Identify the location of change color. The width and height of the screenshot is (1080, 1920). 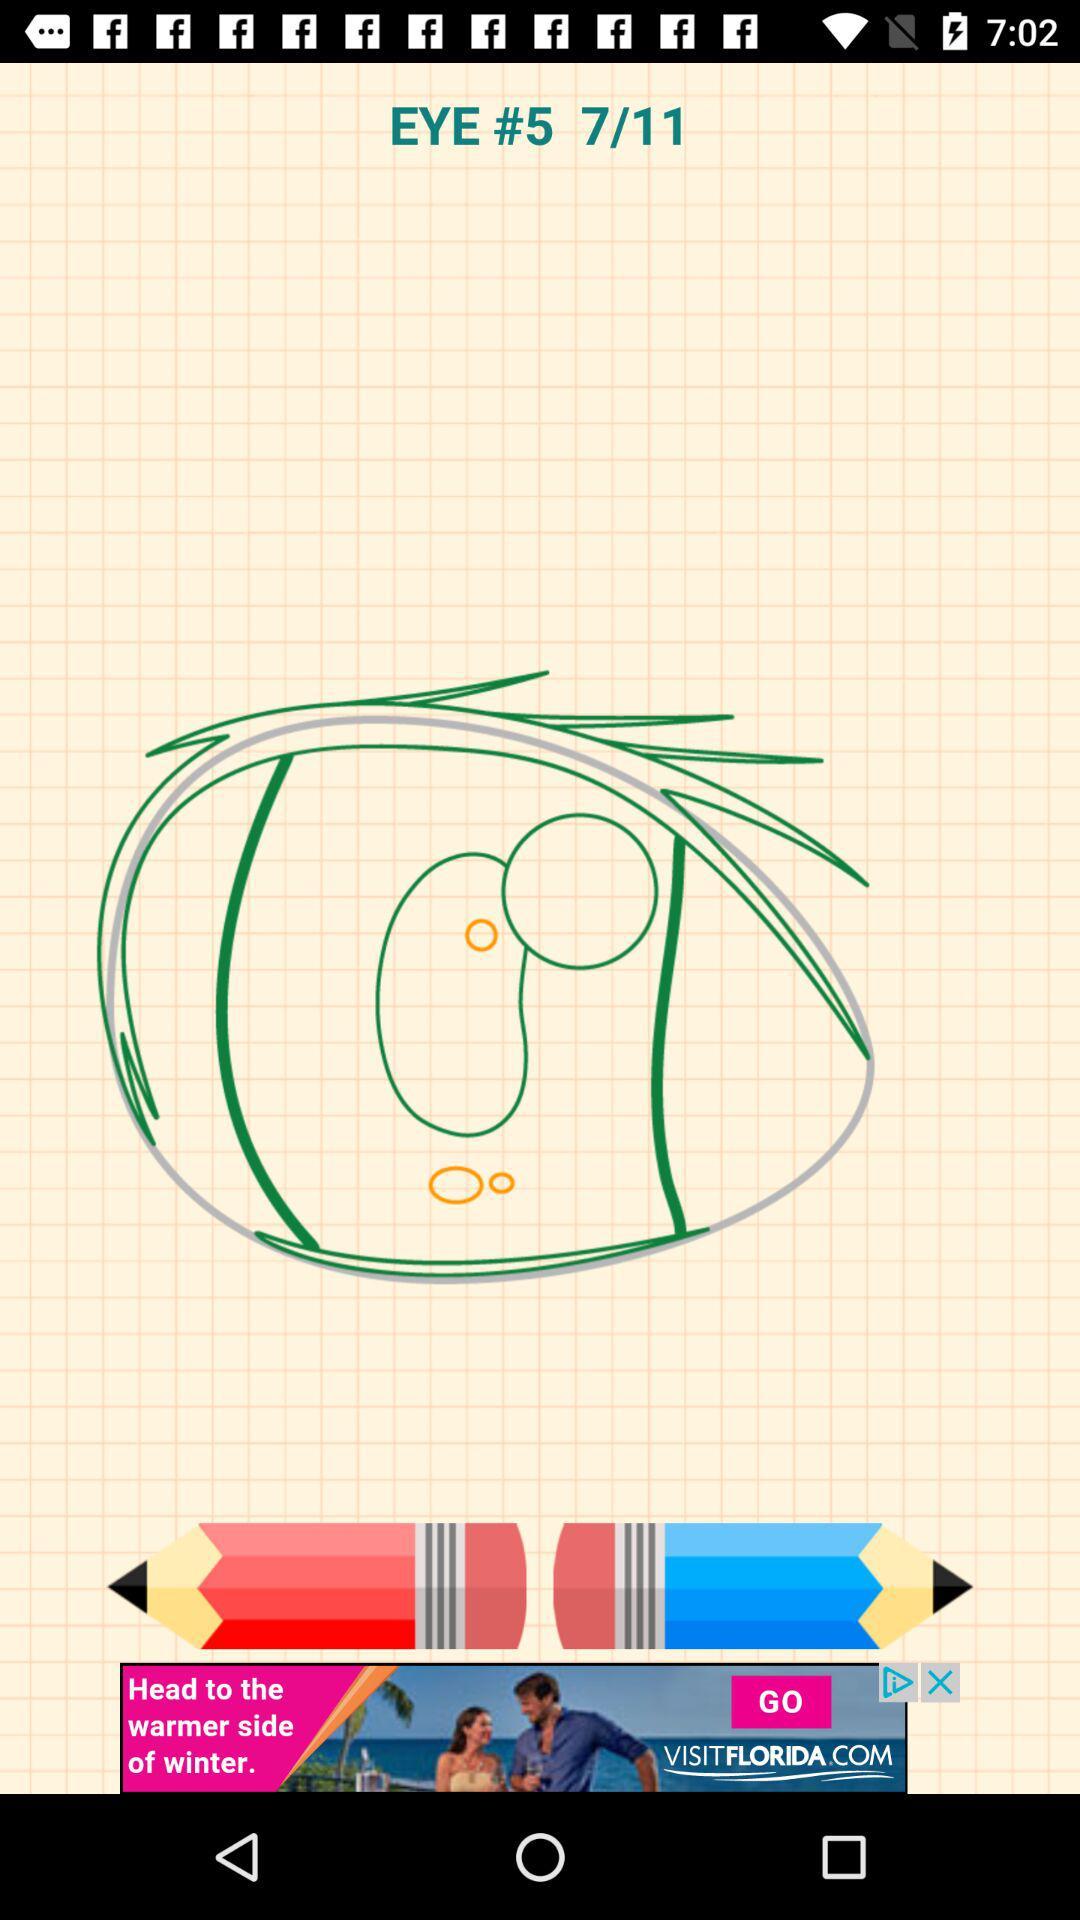
(315, 1585).